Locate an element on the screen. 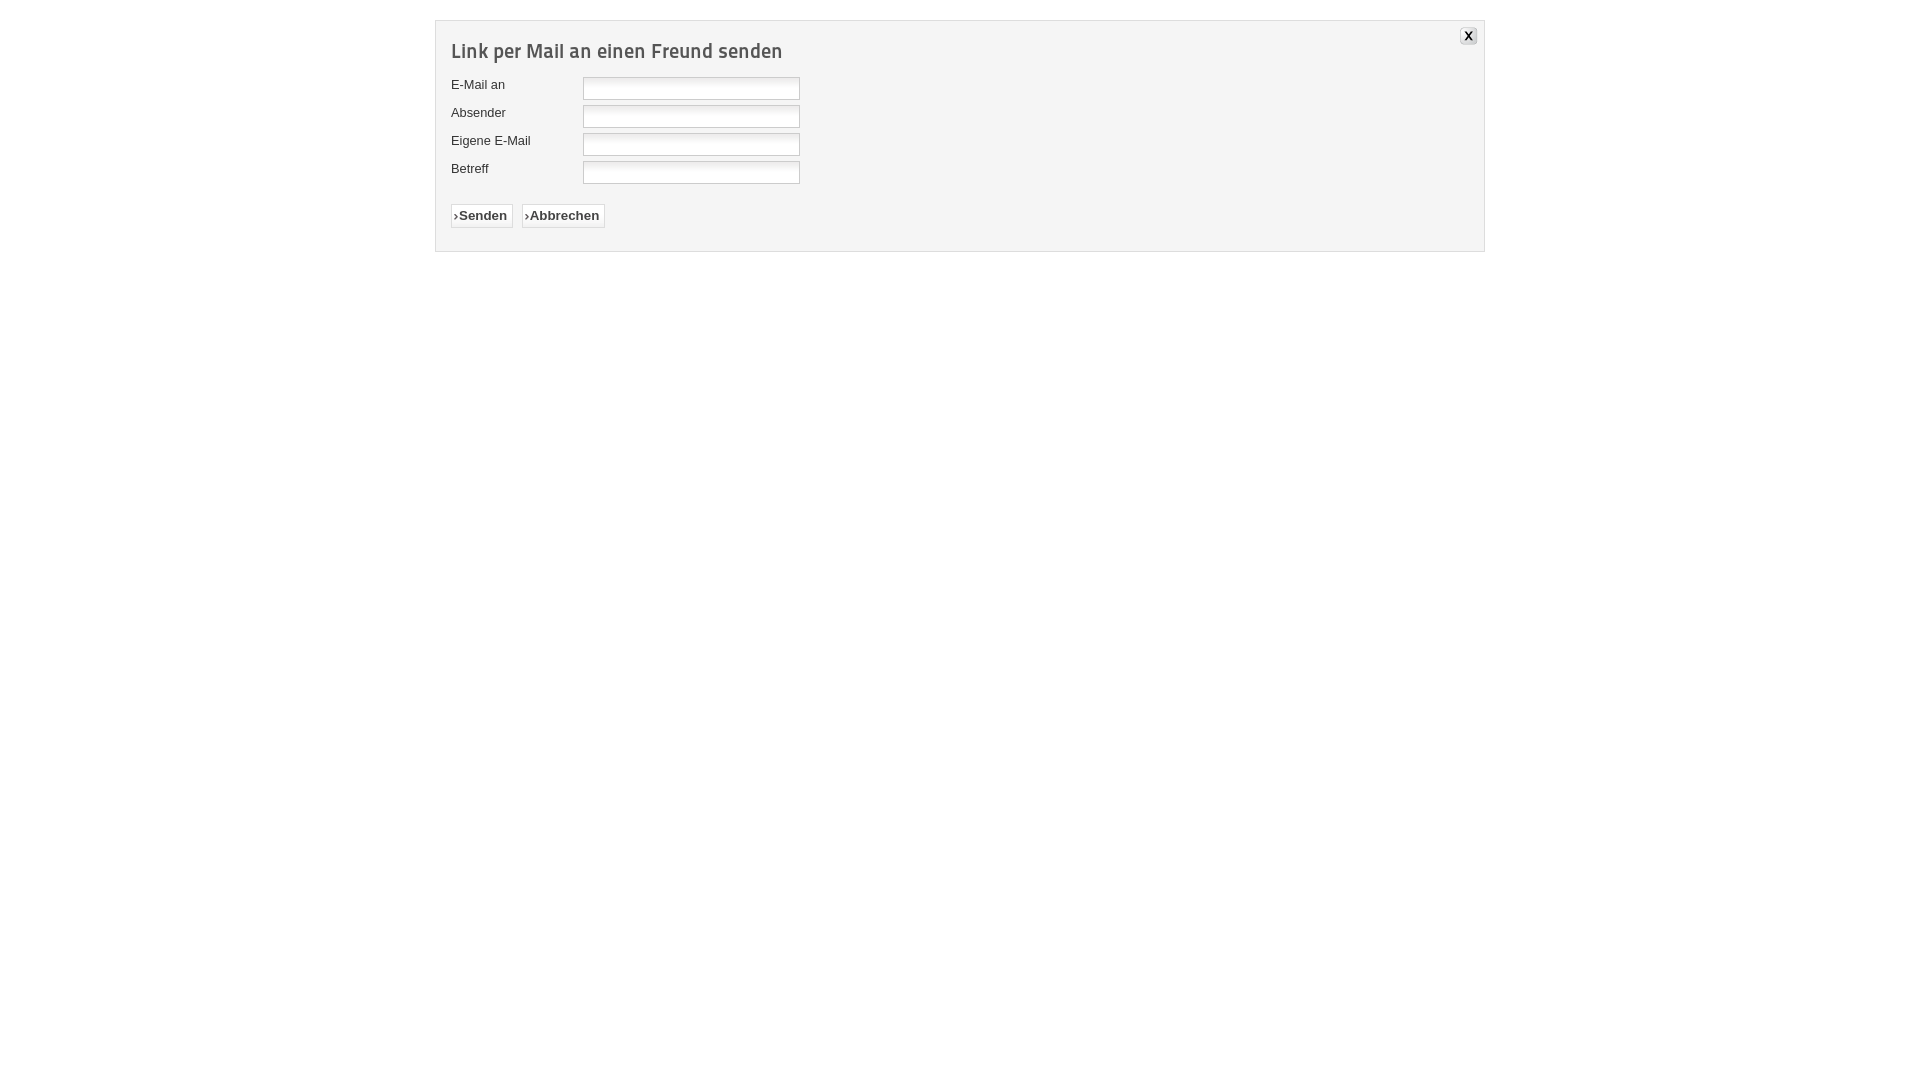  'Senden' is located at coordinates (481, 216).